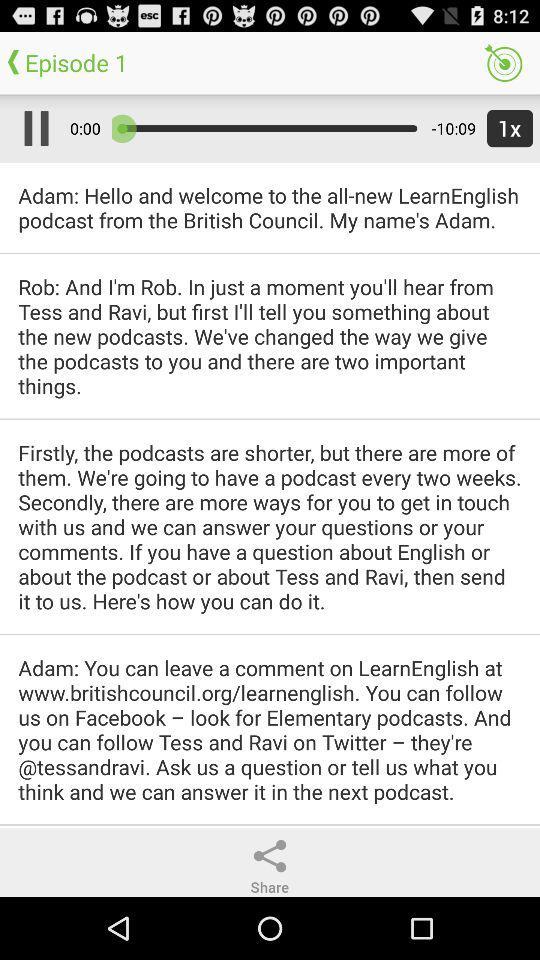 The image size is (540, 960). I want to click on the item below rob and i item, so click(270, 525).